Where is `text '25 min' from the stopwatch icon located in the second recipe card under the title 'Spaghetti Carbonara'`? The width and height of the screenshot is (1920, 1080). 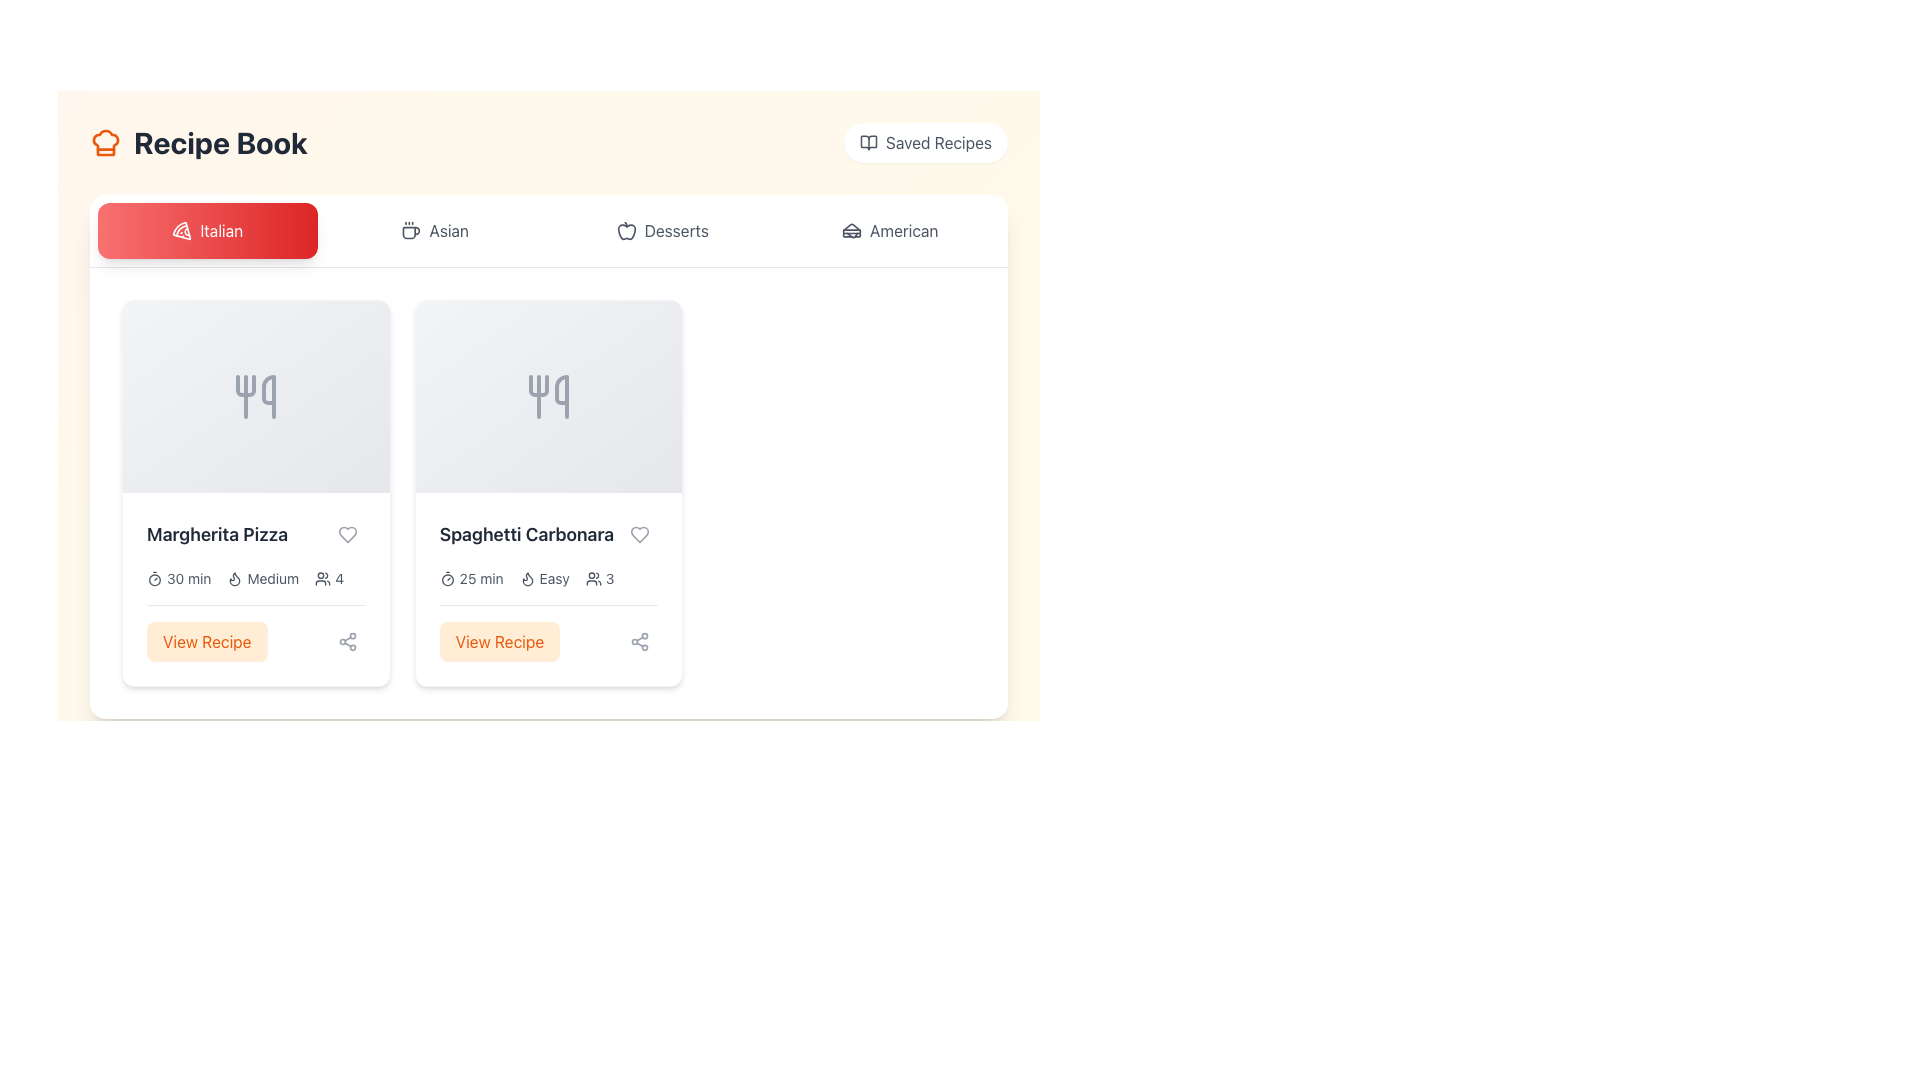 text '25 min' from the stopwatch icon located in the second recipe card under the title 'Spaghetti Carbonara' is located at coordinates (470, 578).